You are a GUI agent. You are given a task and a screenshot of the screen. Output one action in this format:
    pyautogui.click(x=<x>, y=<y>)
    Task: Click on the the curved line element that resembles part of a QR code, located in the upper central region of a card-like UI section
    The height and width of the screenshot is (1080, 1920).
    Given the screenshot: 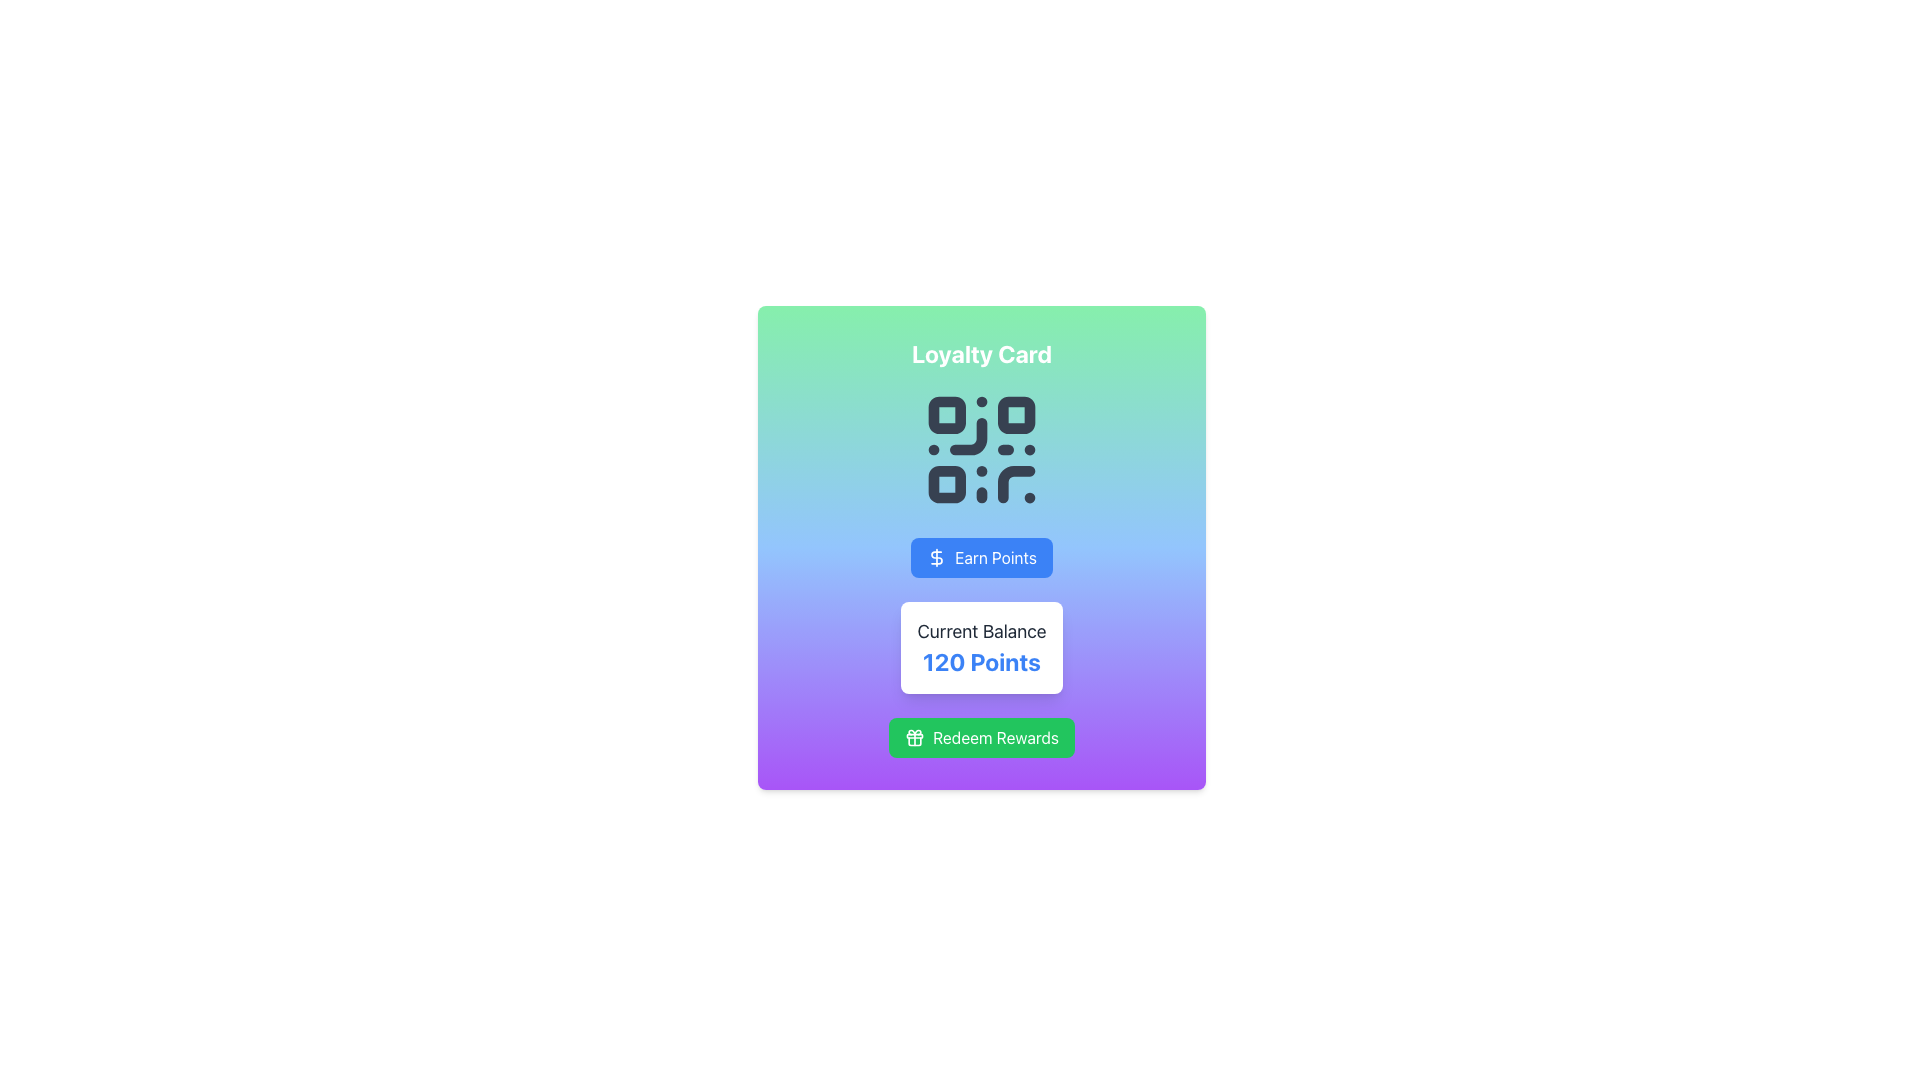 What is the action you would take?
    pyautogui.click(x=1016, y=484)
    